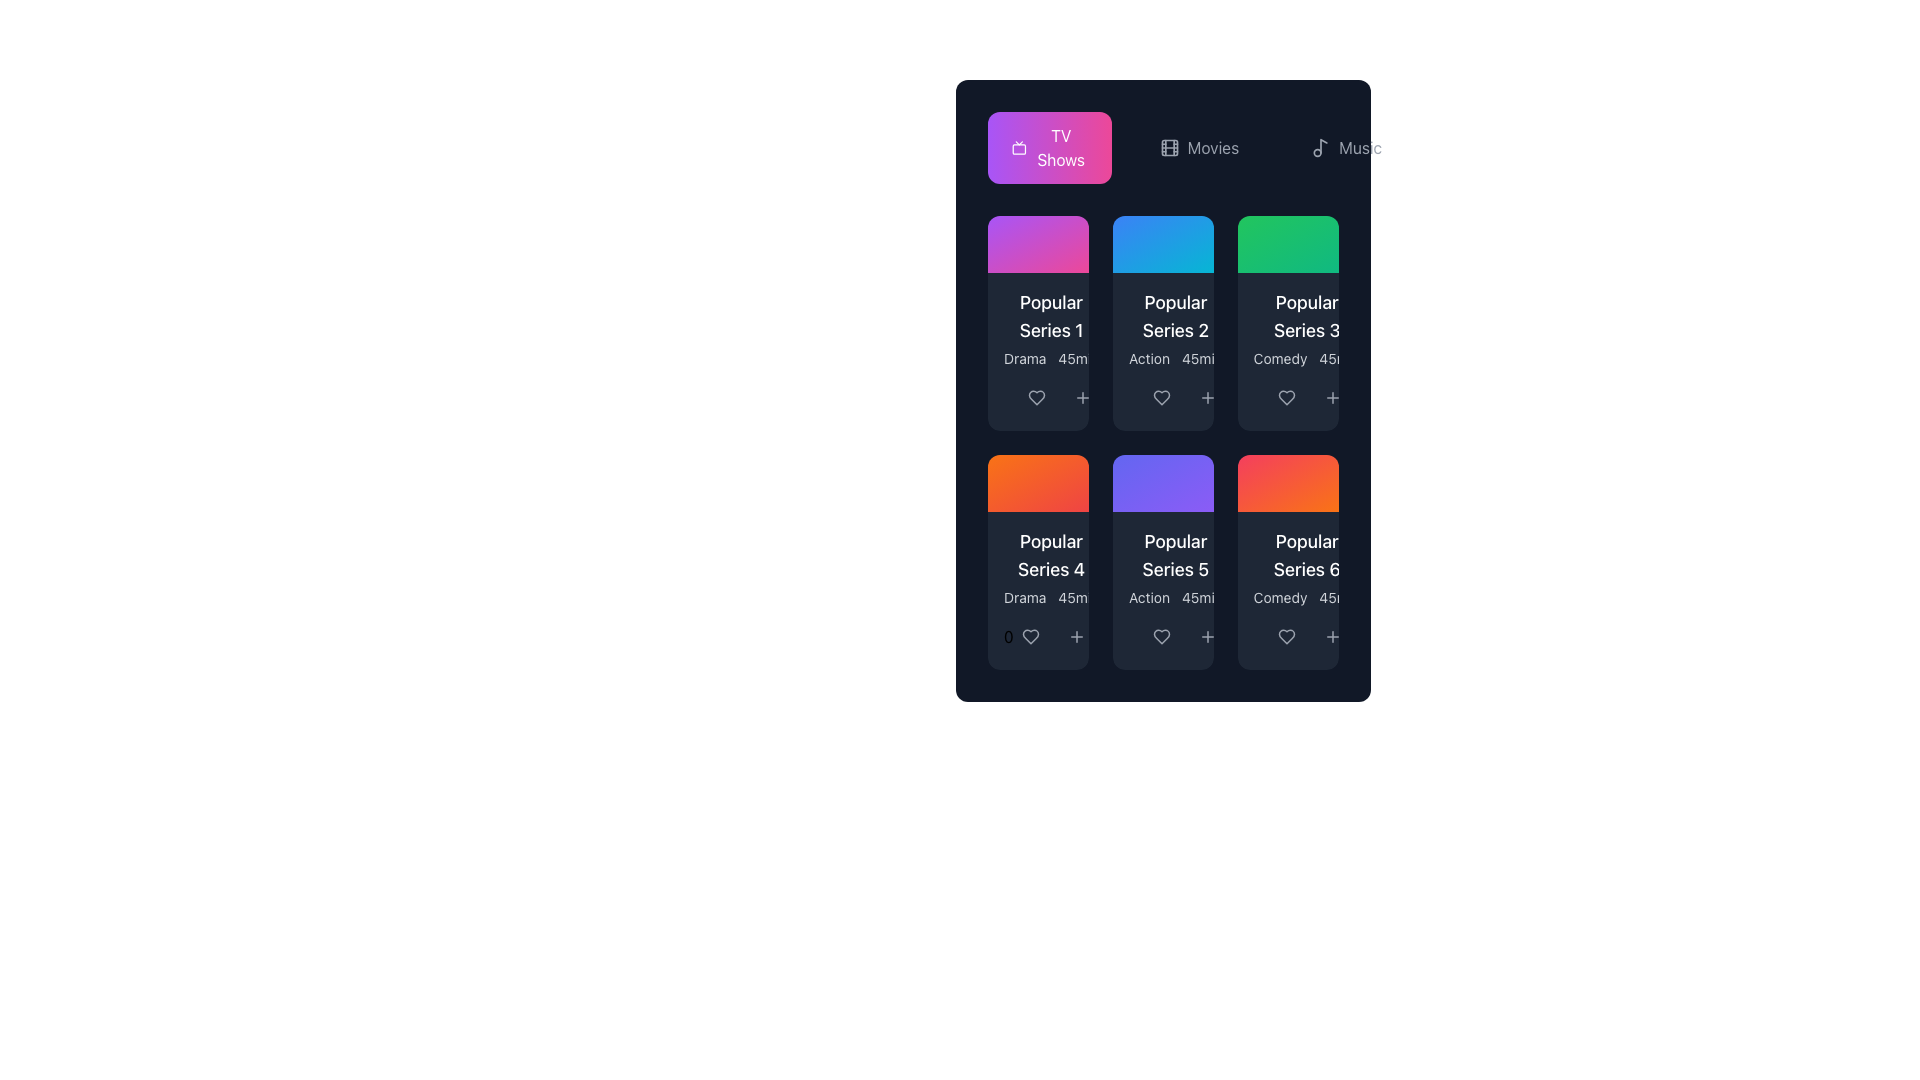  I want to click on the circular button with a play symbol located in the top section of the second card in the first row above 'Popular Series 2', so click(1163, 243).